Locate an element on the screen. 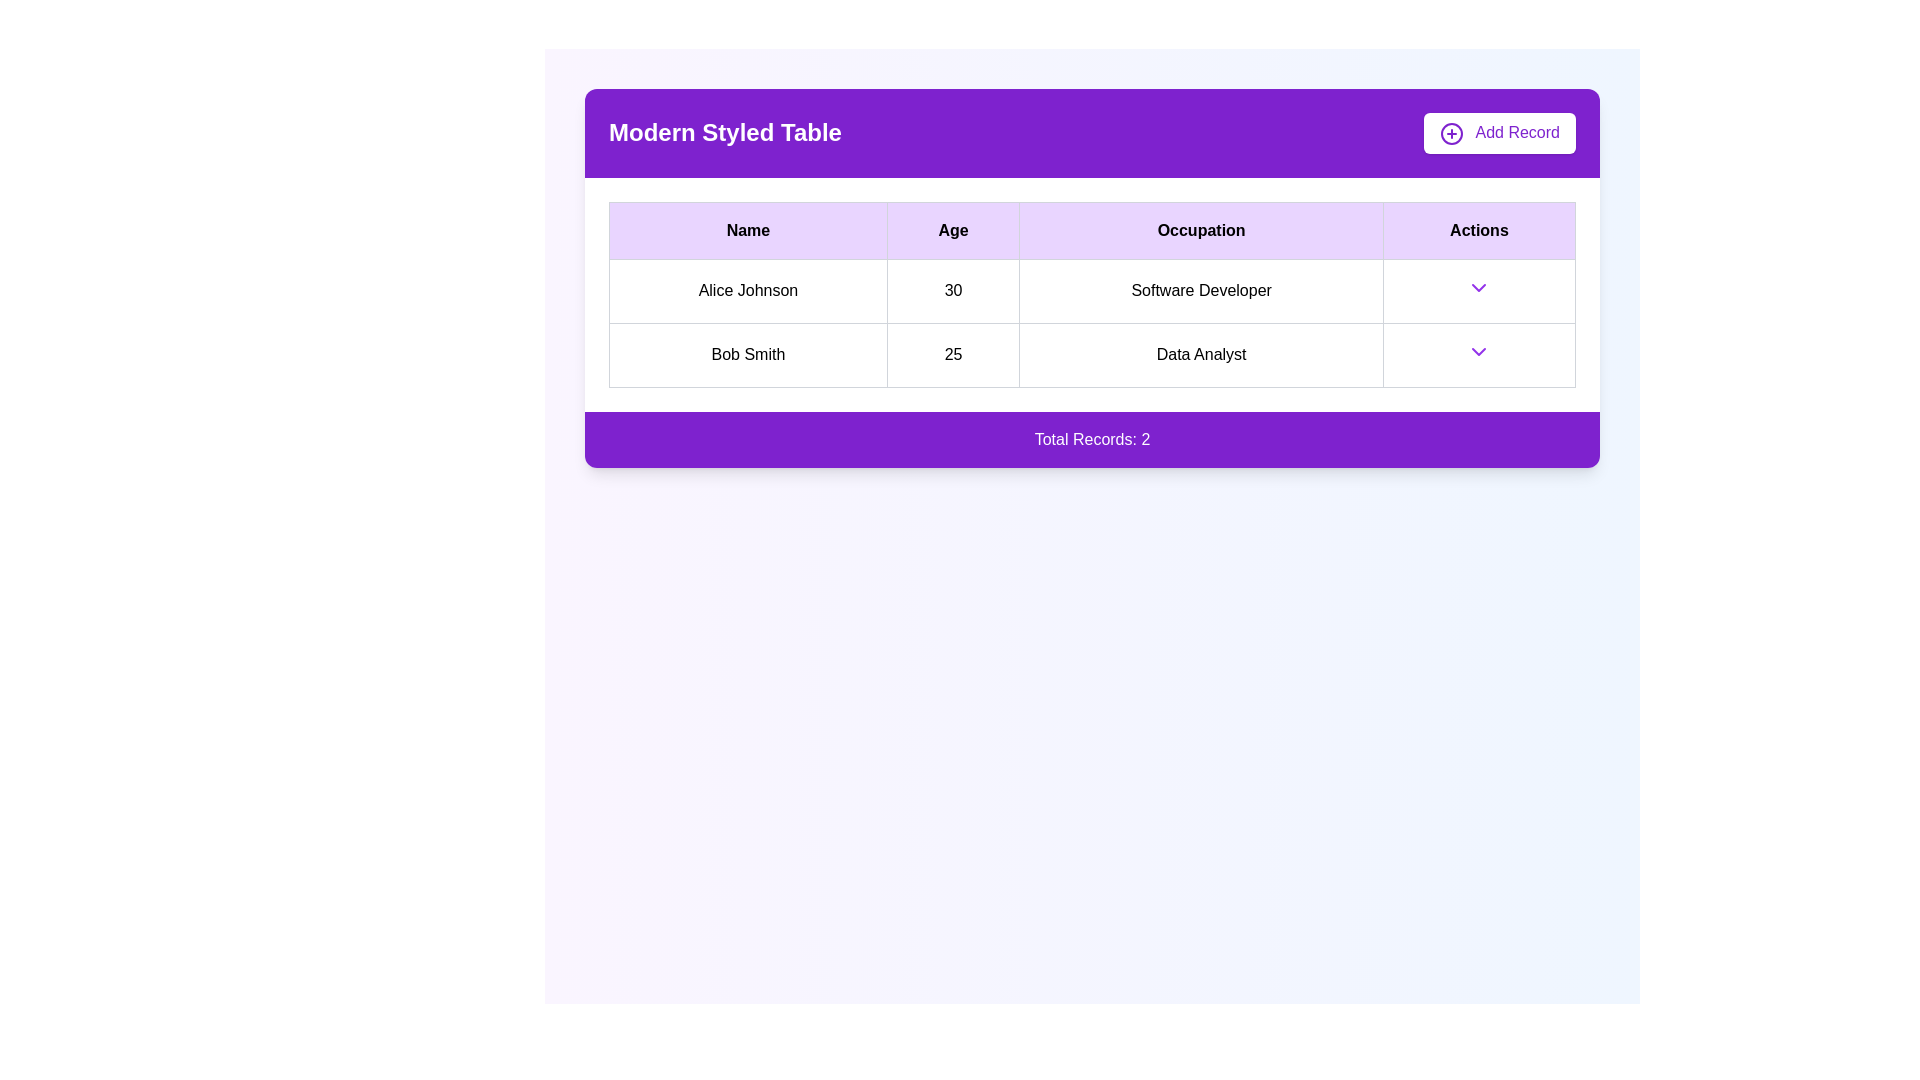 The width and height of the screenshot is (1920, 1080). the text cell displaying the number '30' in black text, located under the 'Age' column header in the second column of the first row of the table is located at coordinates (952, 291).